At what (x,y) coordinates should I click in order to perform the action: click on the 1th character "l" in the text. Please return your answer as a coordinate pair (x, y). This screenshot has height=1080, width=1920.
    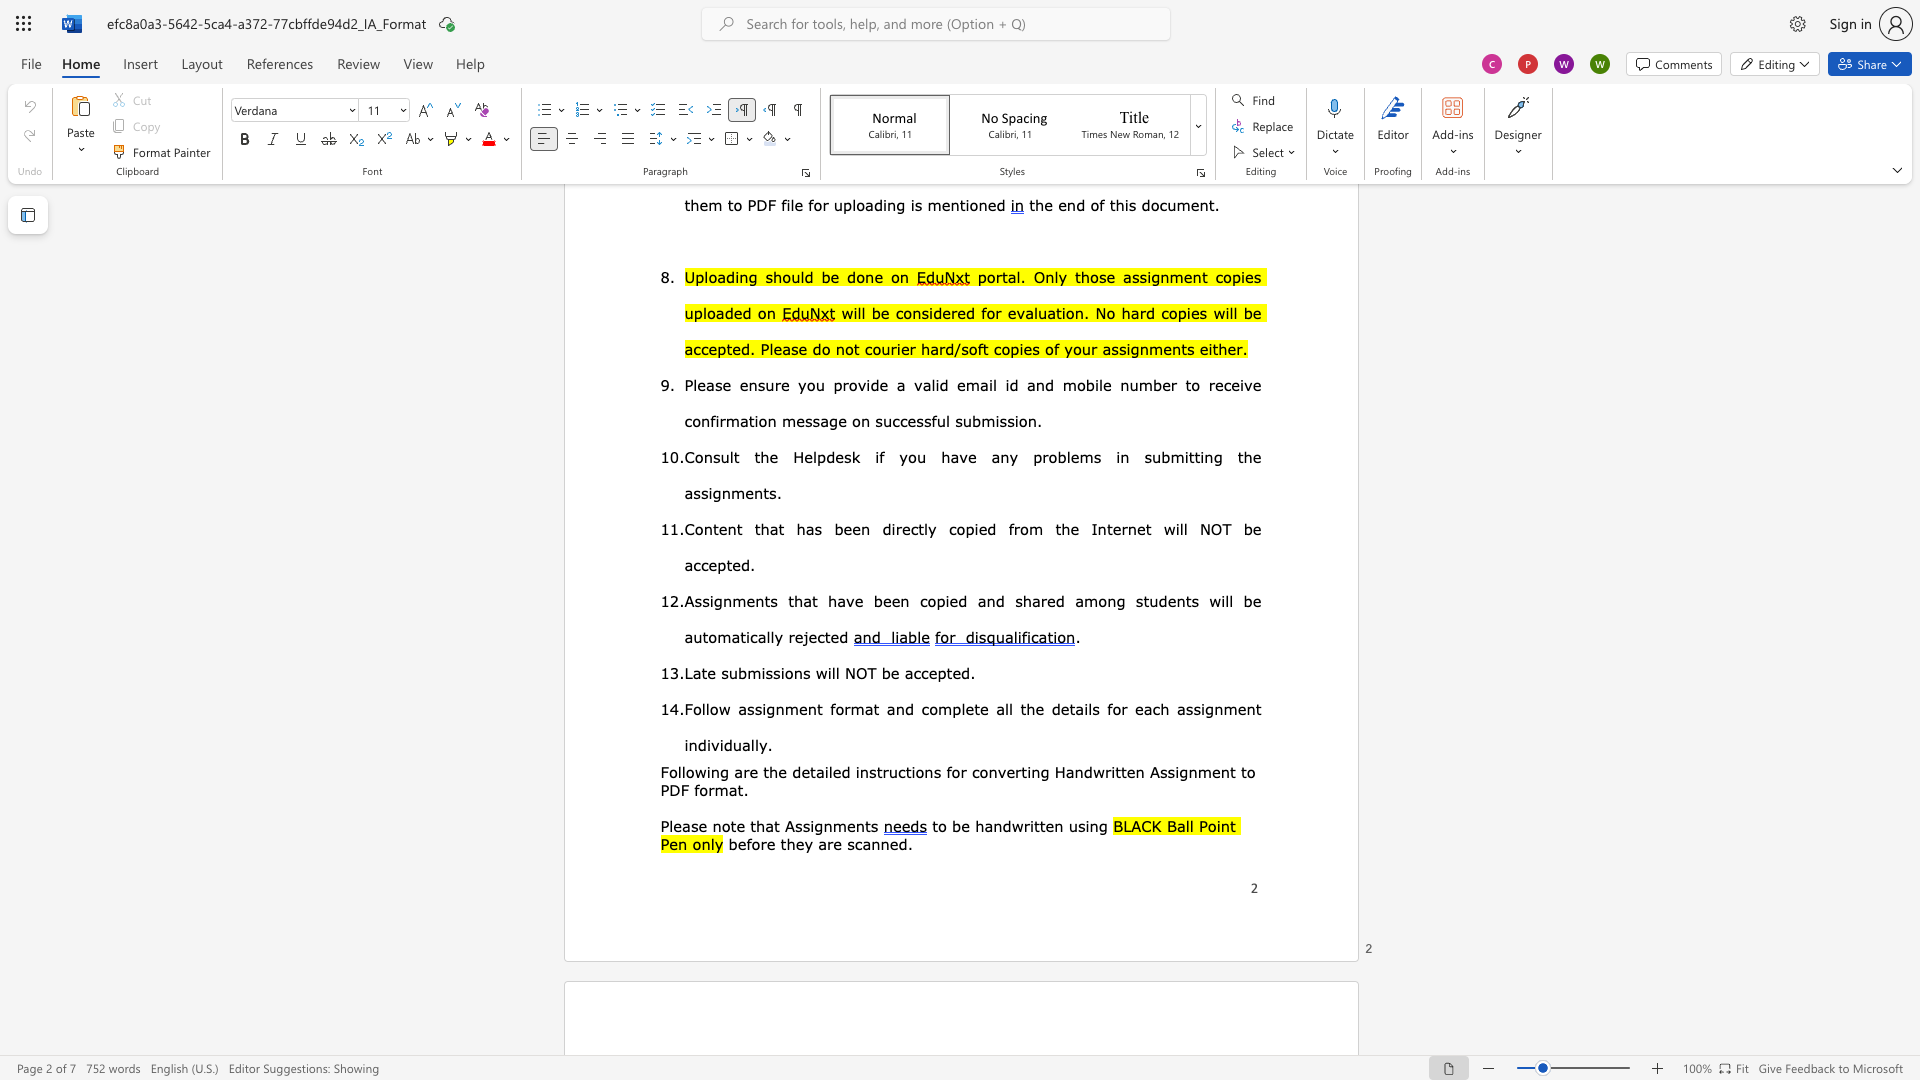
    Looking at the image, I should click on (833, 672).